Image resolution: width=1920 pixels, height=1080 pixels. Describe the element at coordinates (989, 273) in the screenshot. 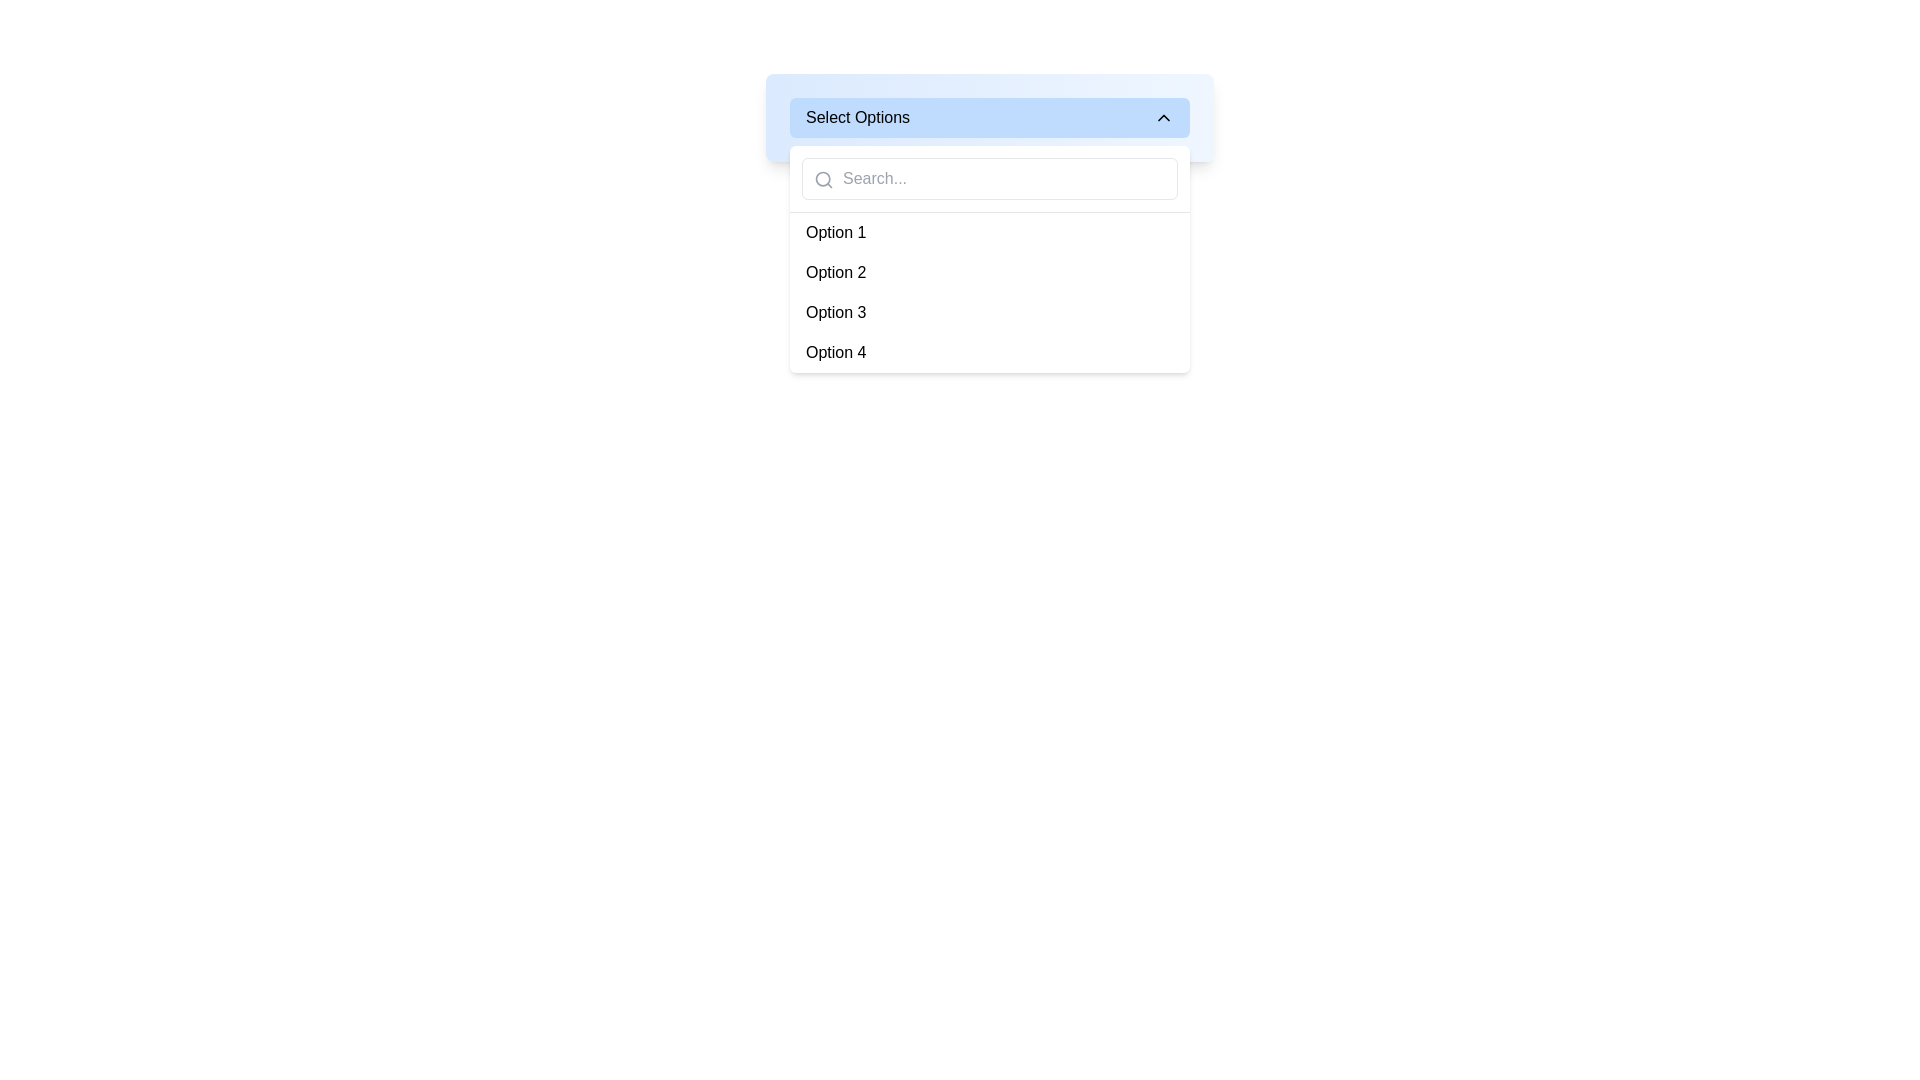

I see `the second item in the dropdown menu` at that location.